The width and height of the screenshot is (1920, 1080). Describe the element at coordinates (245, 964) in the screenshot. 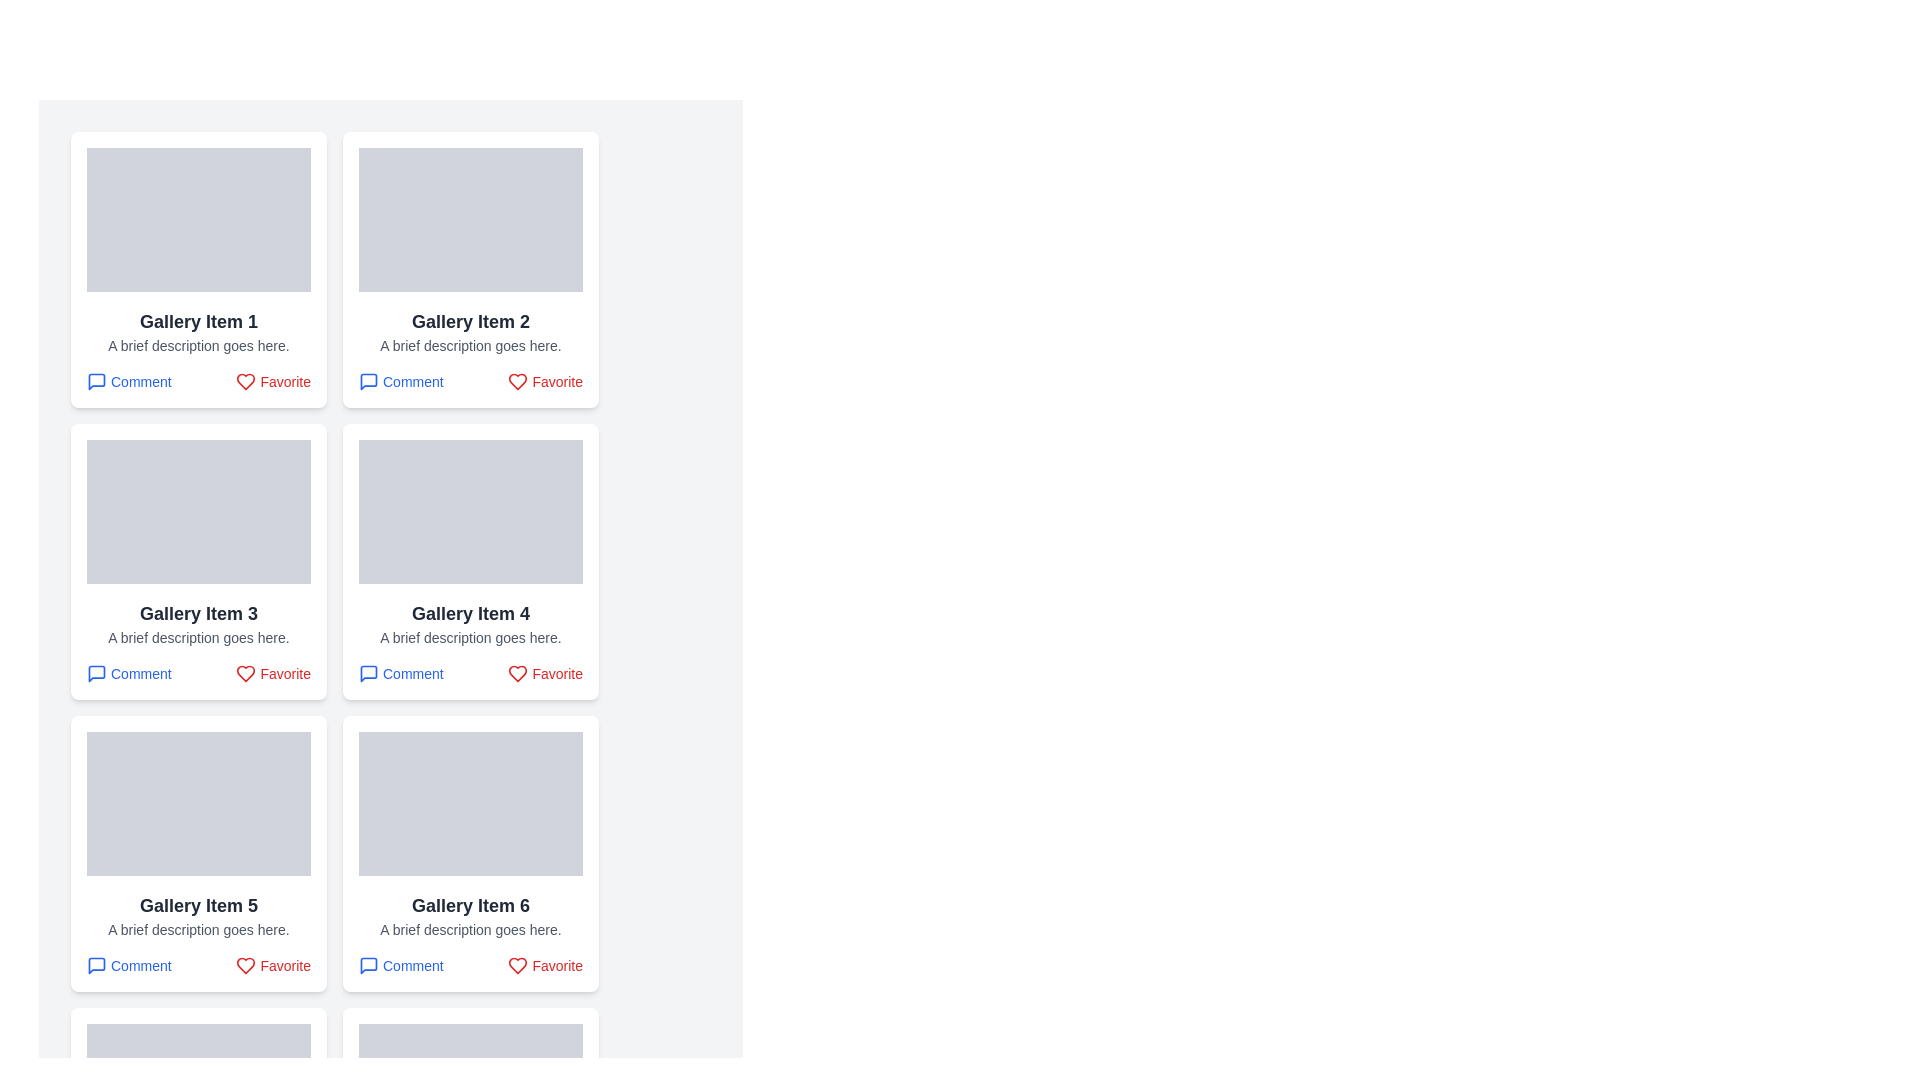

I see `the heart-shaped icon button located in 'Gallery Item 5' card to like the item` at that location.